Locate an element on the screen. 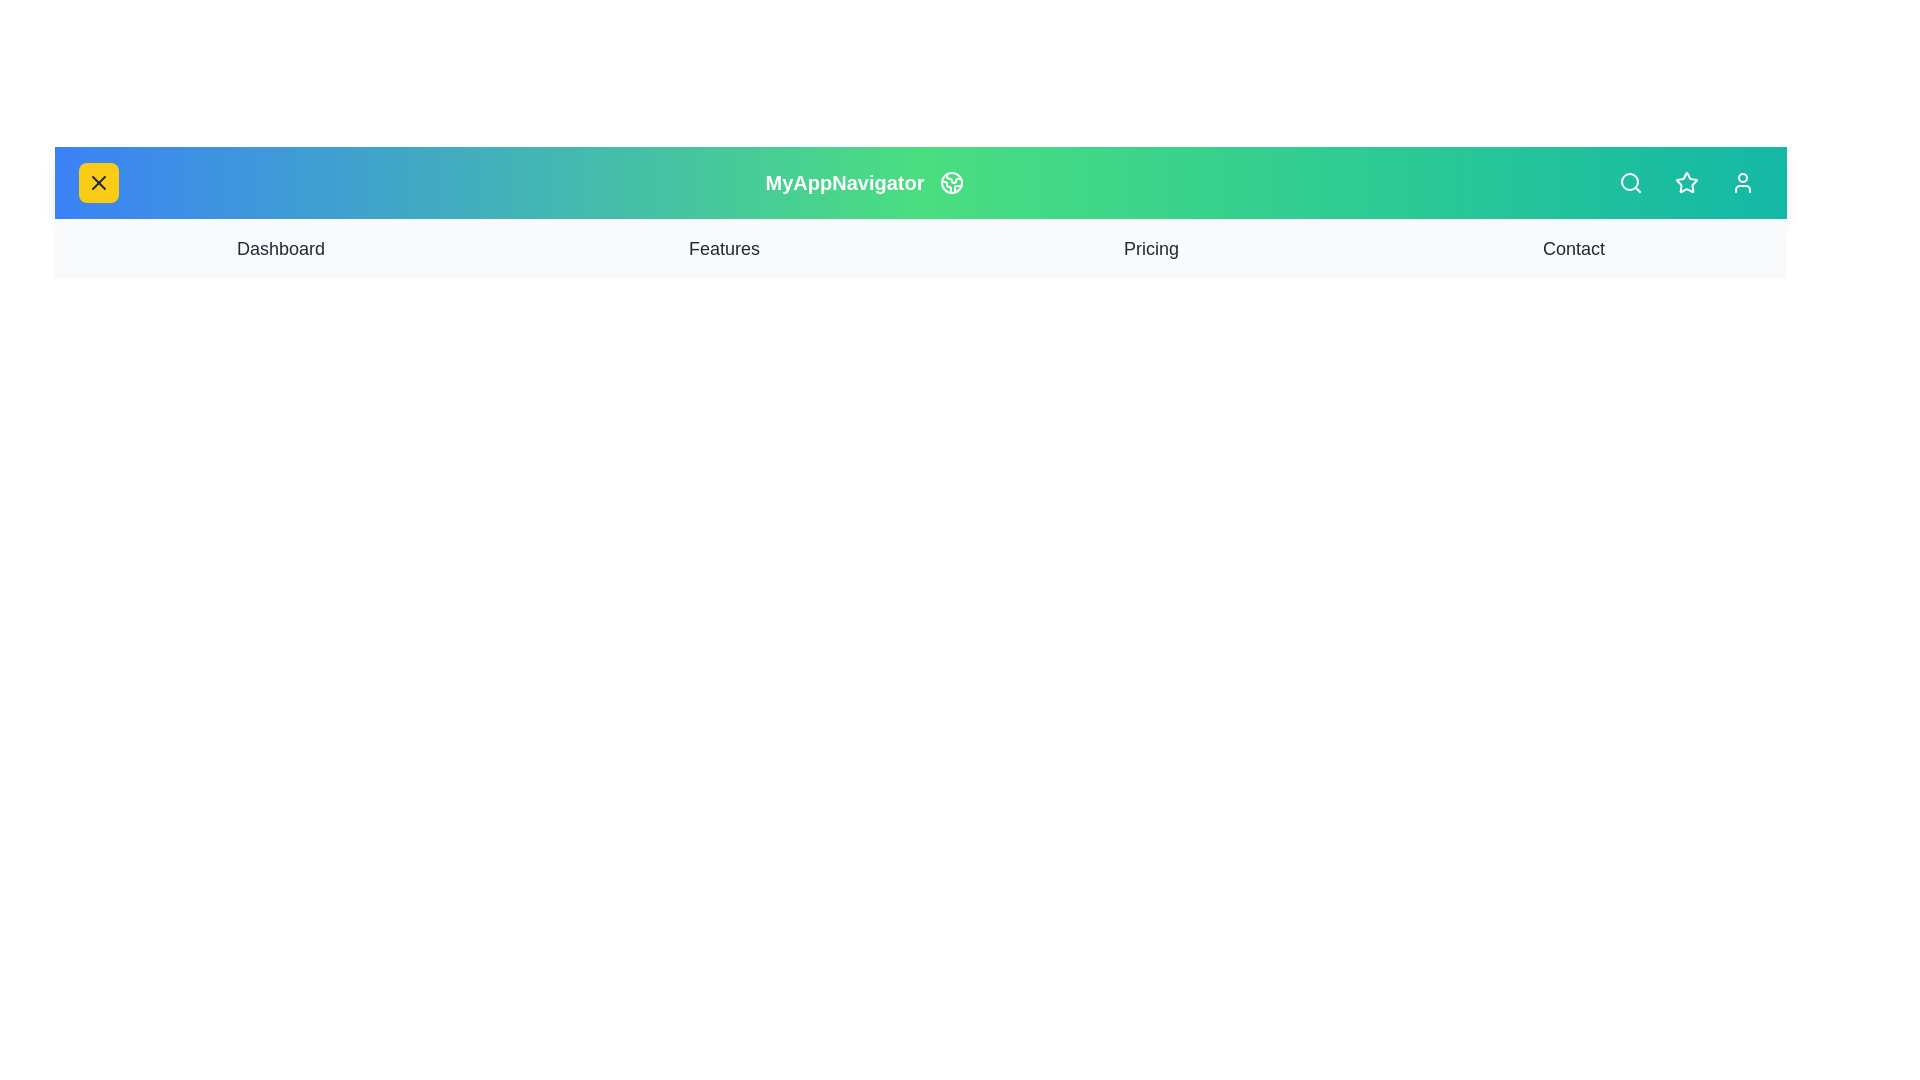 The image size is (1920, 1080). the navigation link labeled Features is located at coordinates (723, 248).